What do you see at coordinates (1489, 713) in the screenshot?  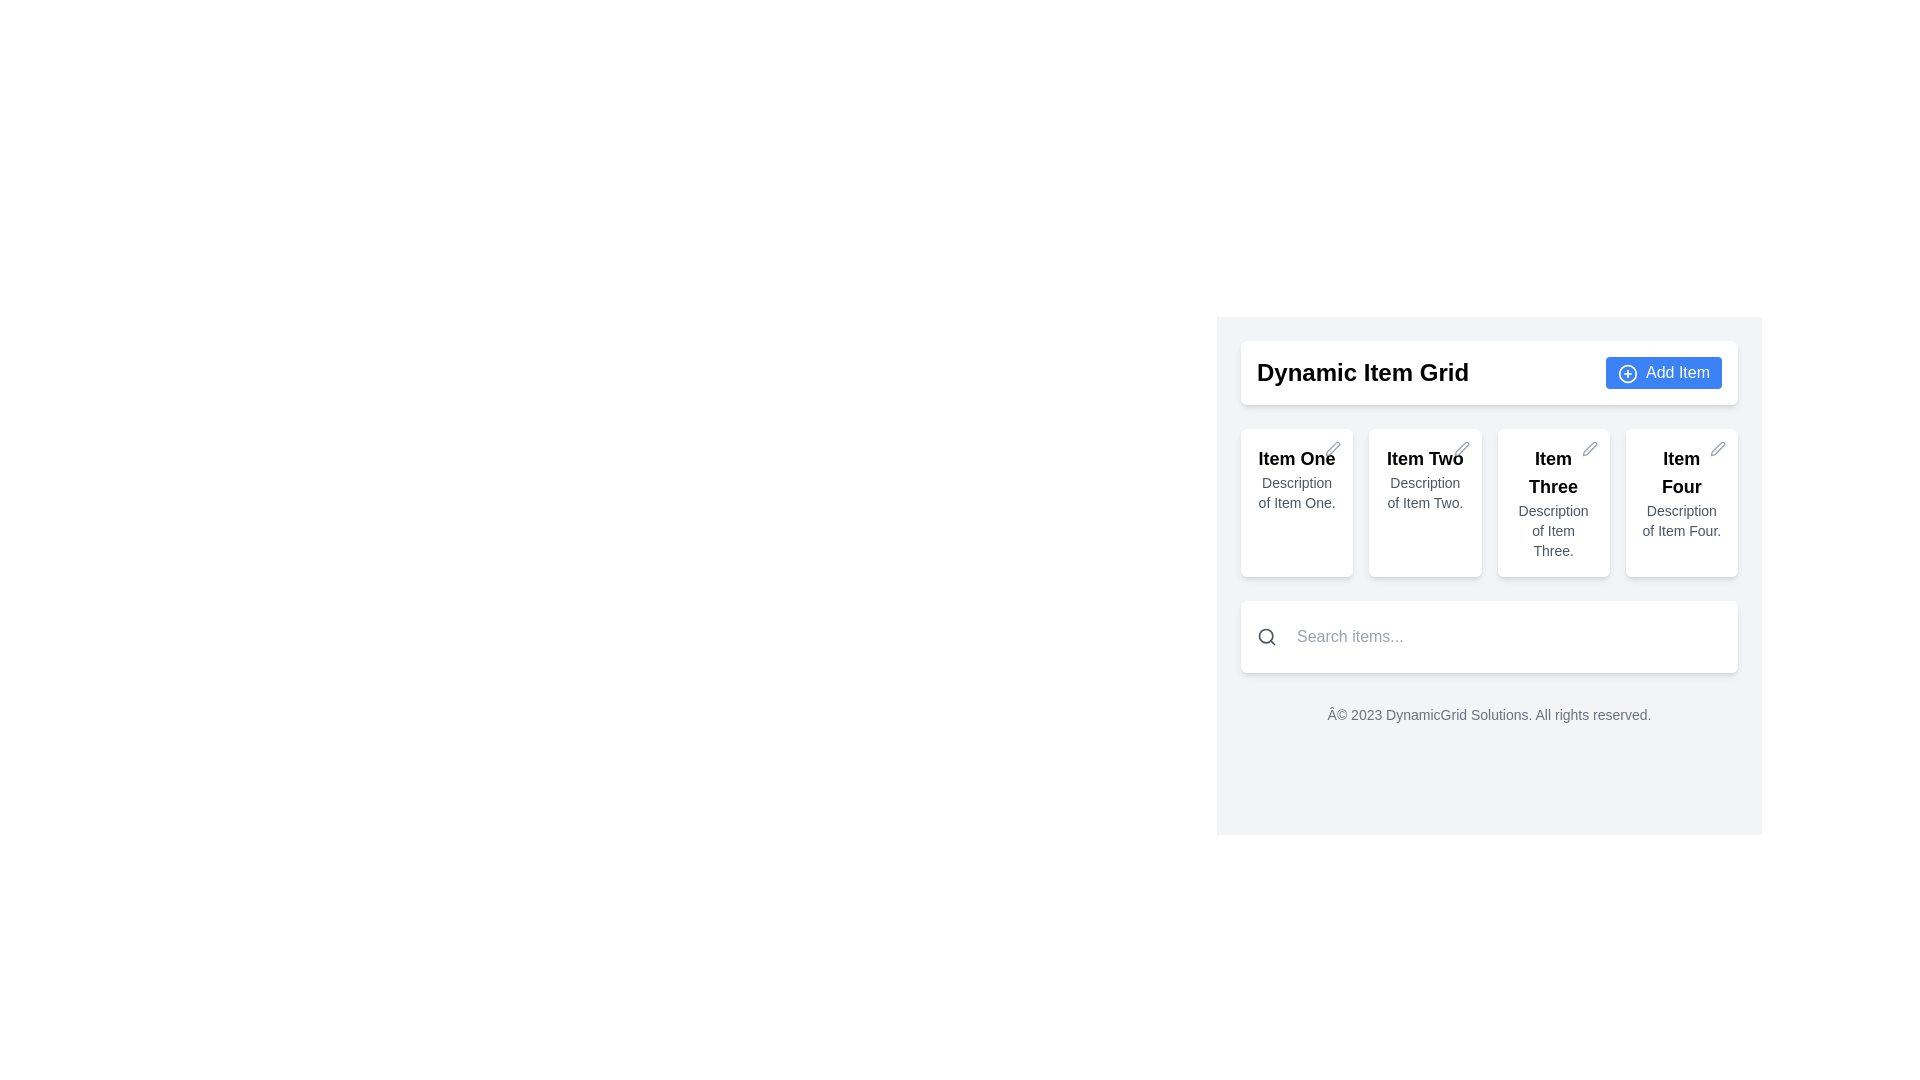 I see `the footer text that contains the phrase '© 2023 DynamicGrid Solutions. All rights reserved.', located at the bottom of the visible content beneath the search bar` at bounding box center [1489, 713].